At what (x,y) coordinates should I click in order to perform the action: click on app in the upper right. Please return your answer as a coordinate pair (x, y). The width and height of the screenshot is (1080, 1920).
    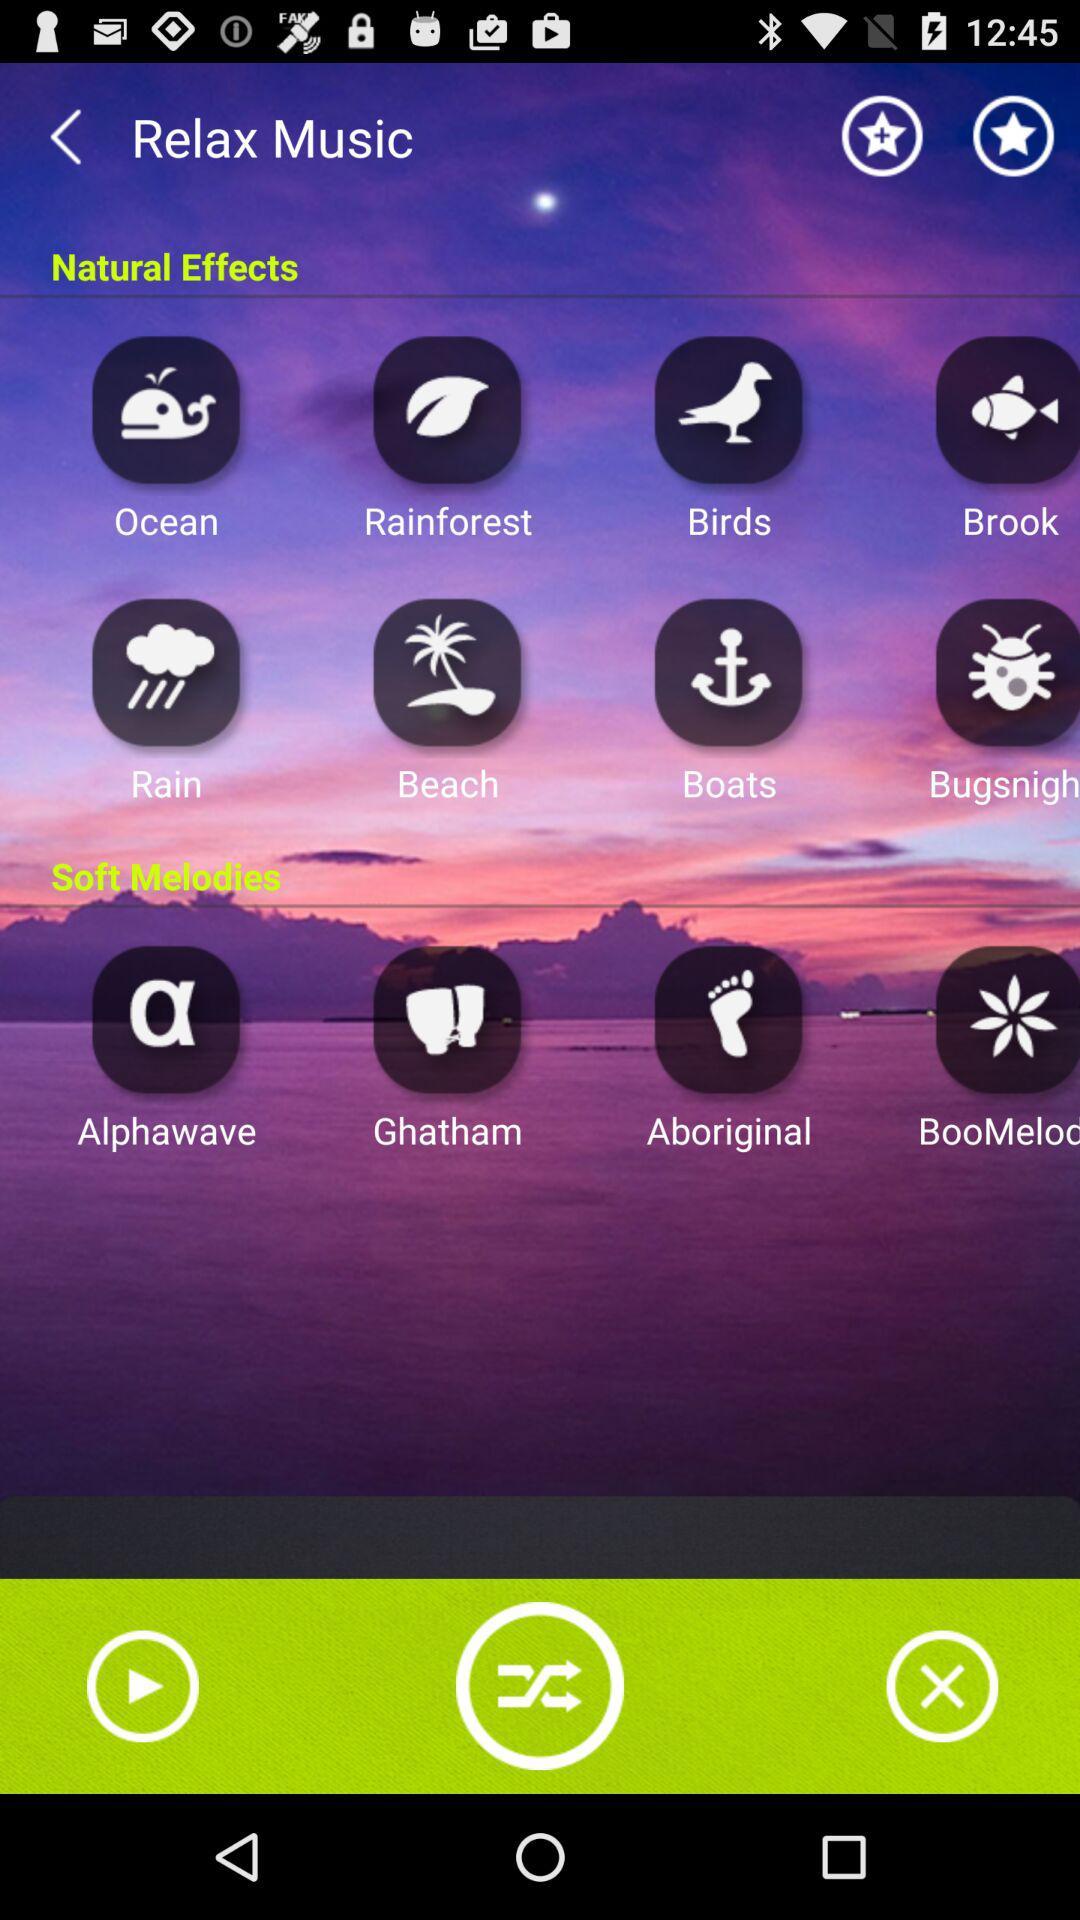
    Looking at the image, I should click on (1002, 408).